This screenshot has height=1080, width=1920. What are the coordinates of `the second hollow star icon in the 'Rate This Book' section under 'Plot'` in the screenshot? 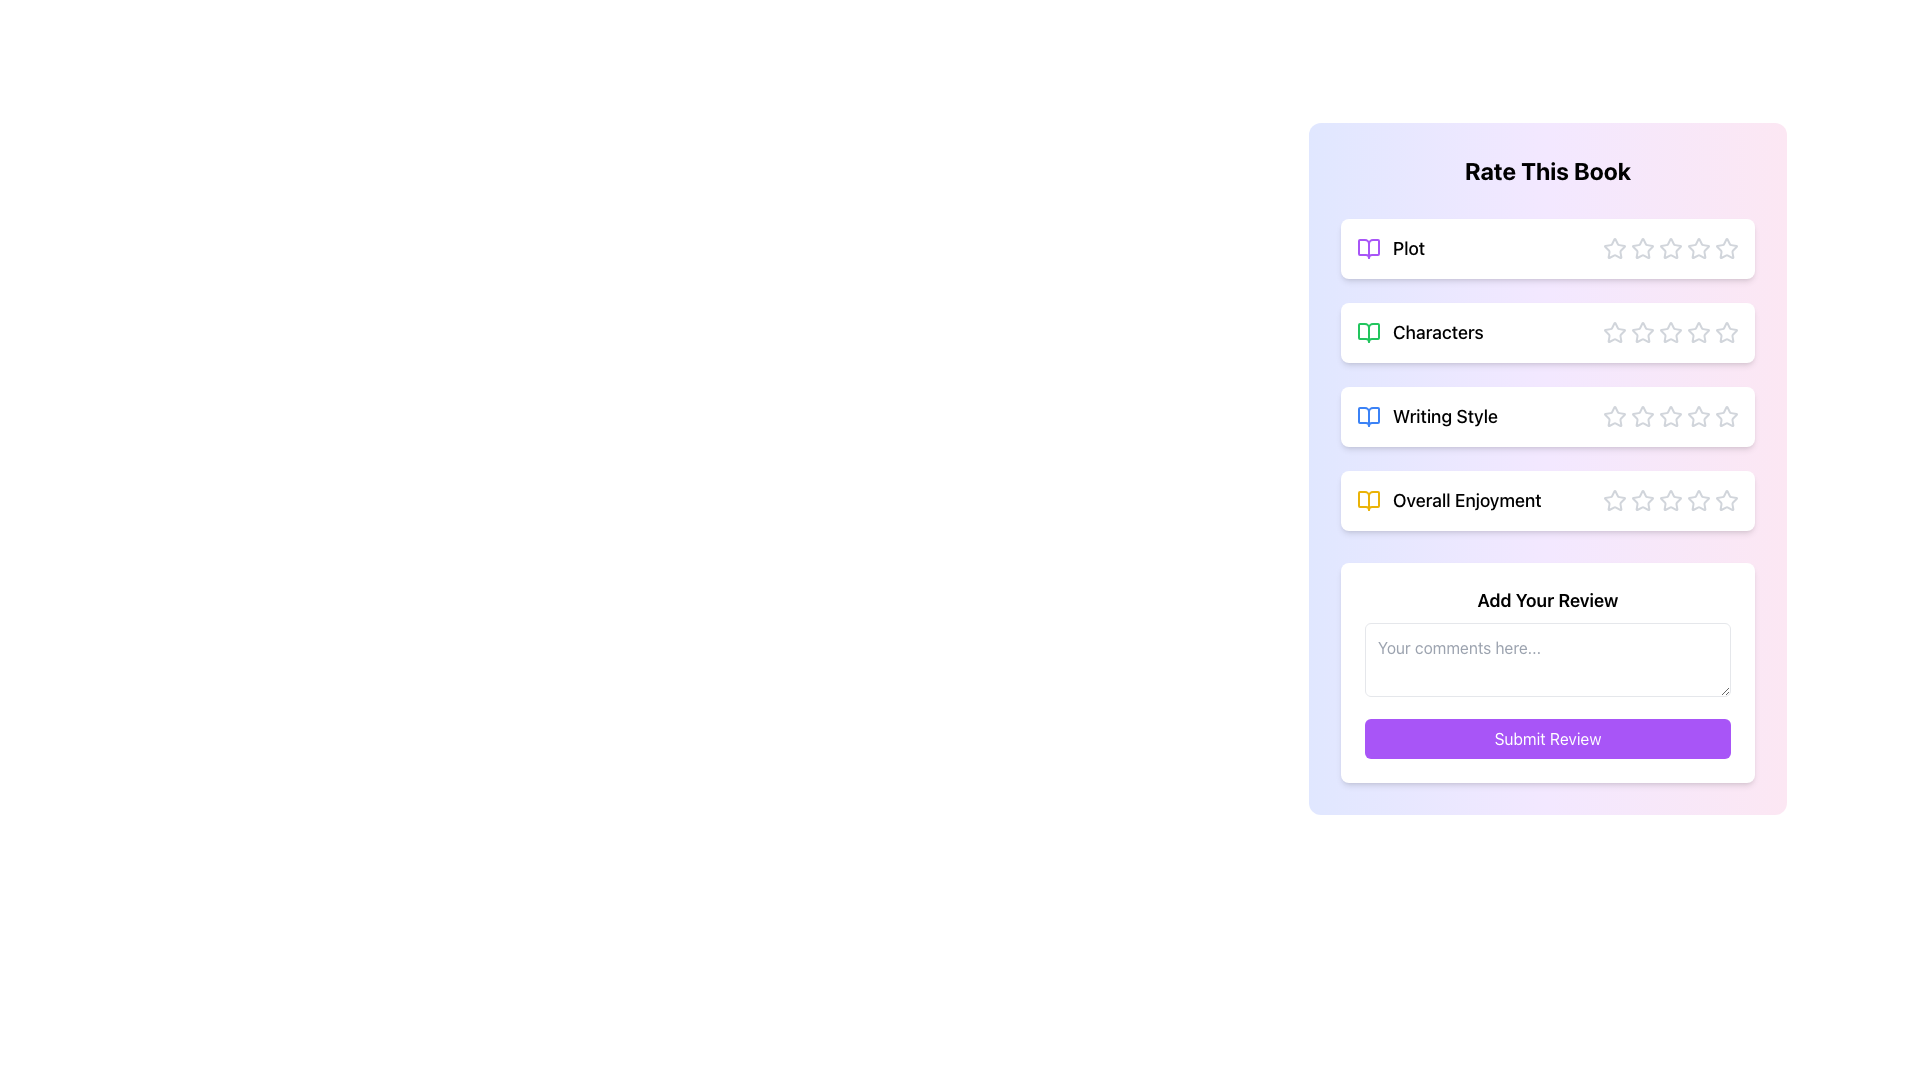 It's located at (1641, 246).